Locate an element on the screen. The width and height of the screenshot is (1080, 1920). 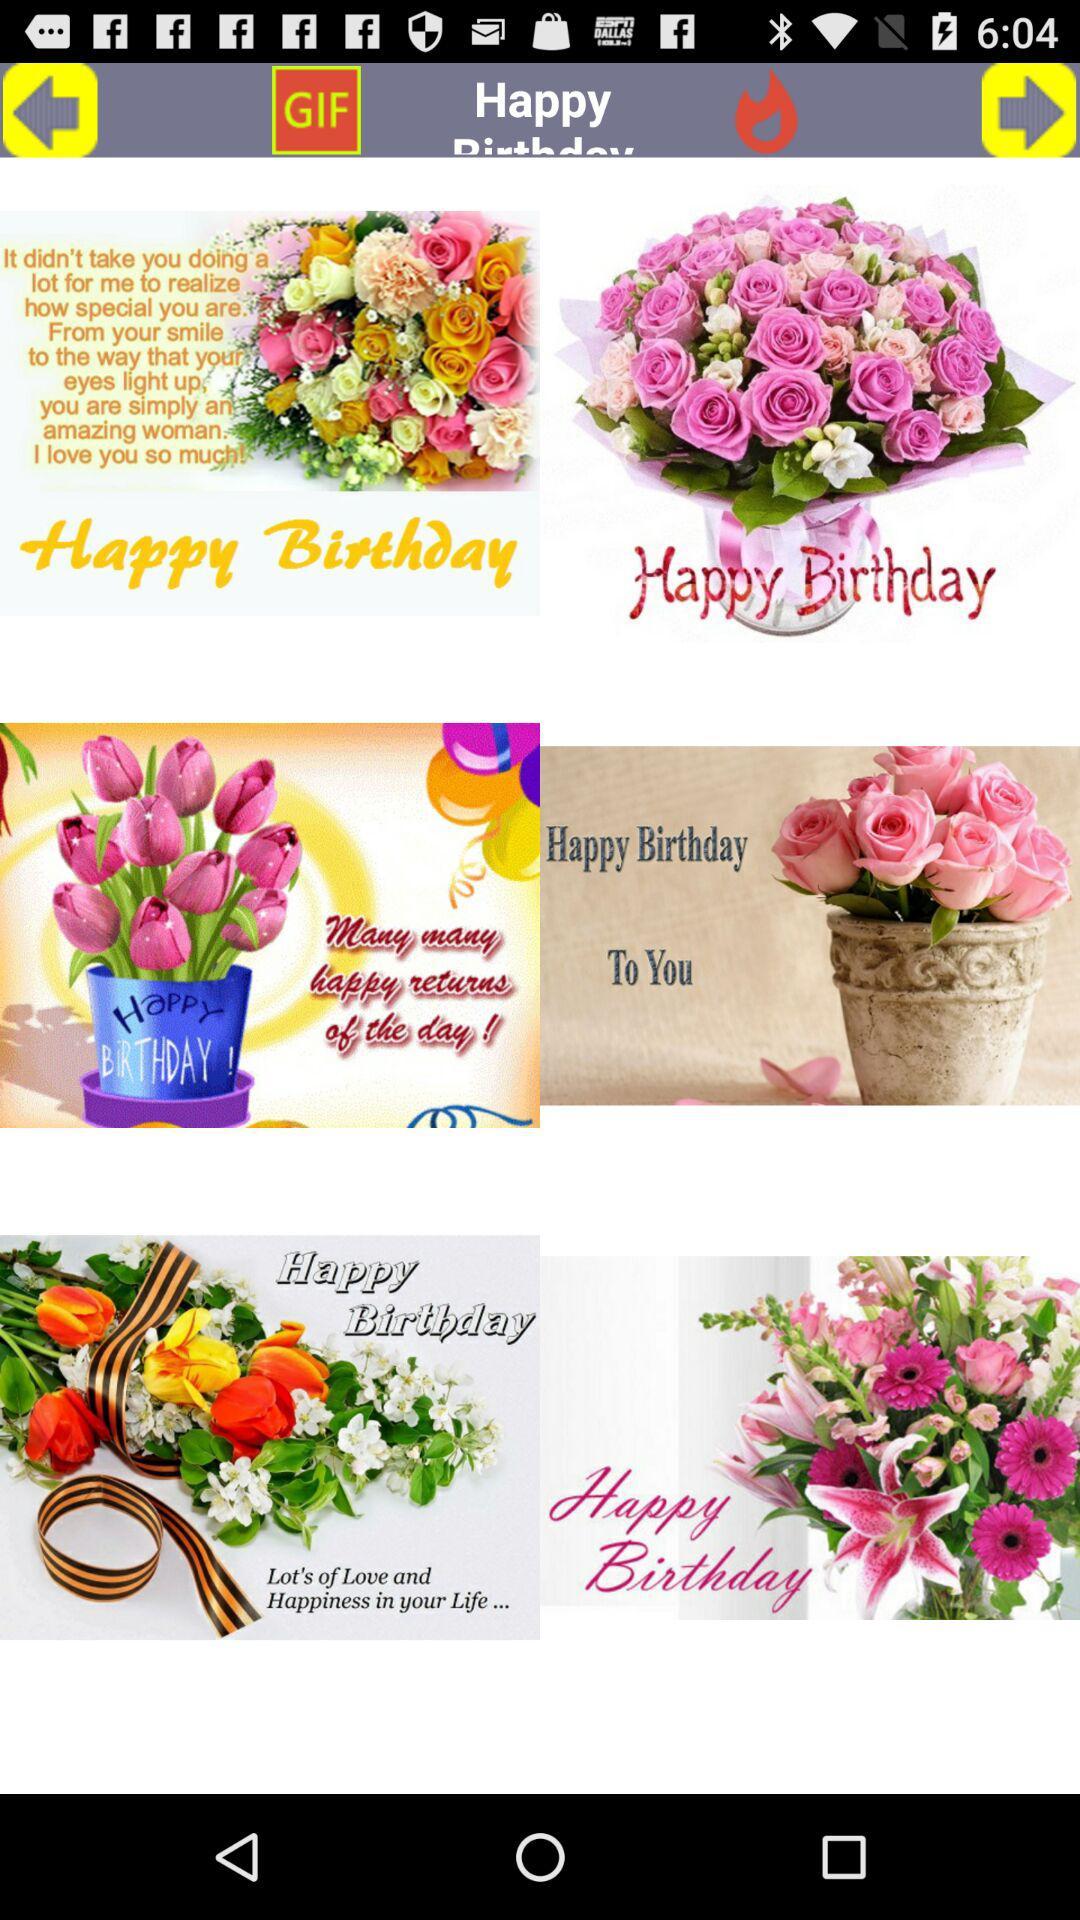
this gif is located at coordinates (270, 1437).